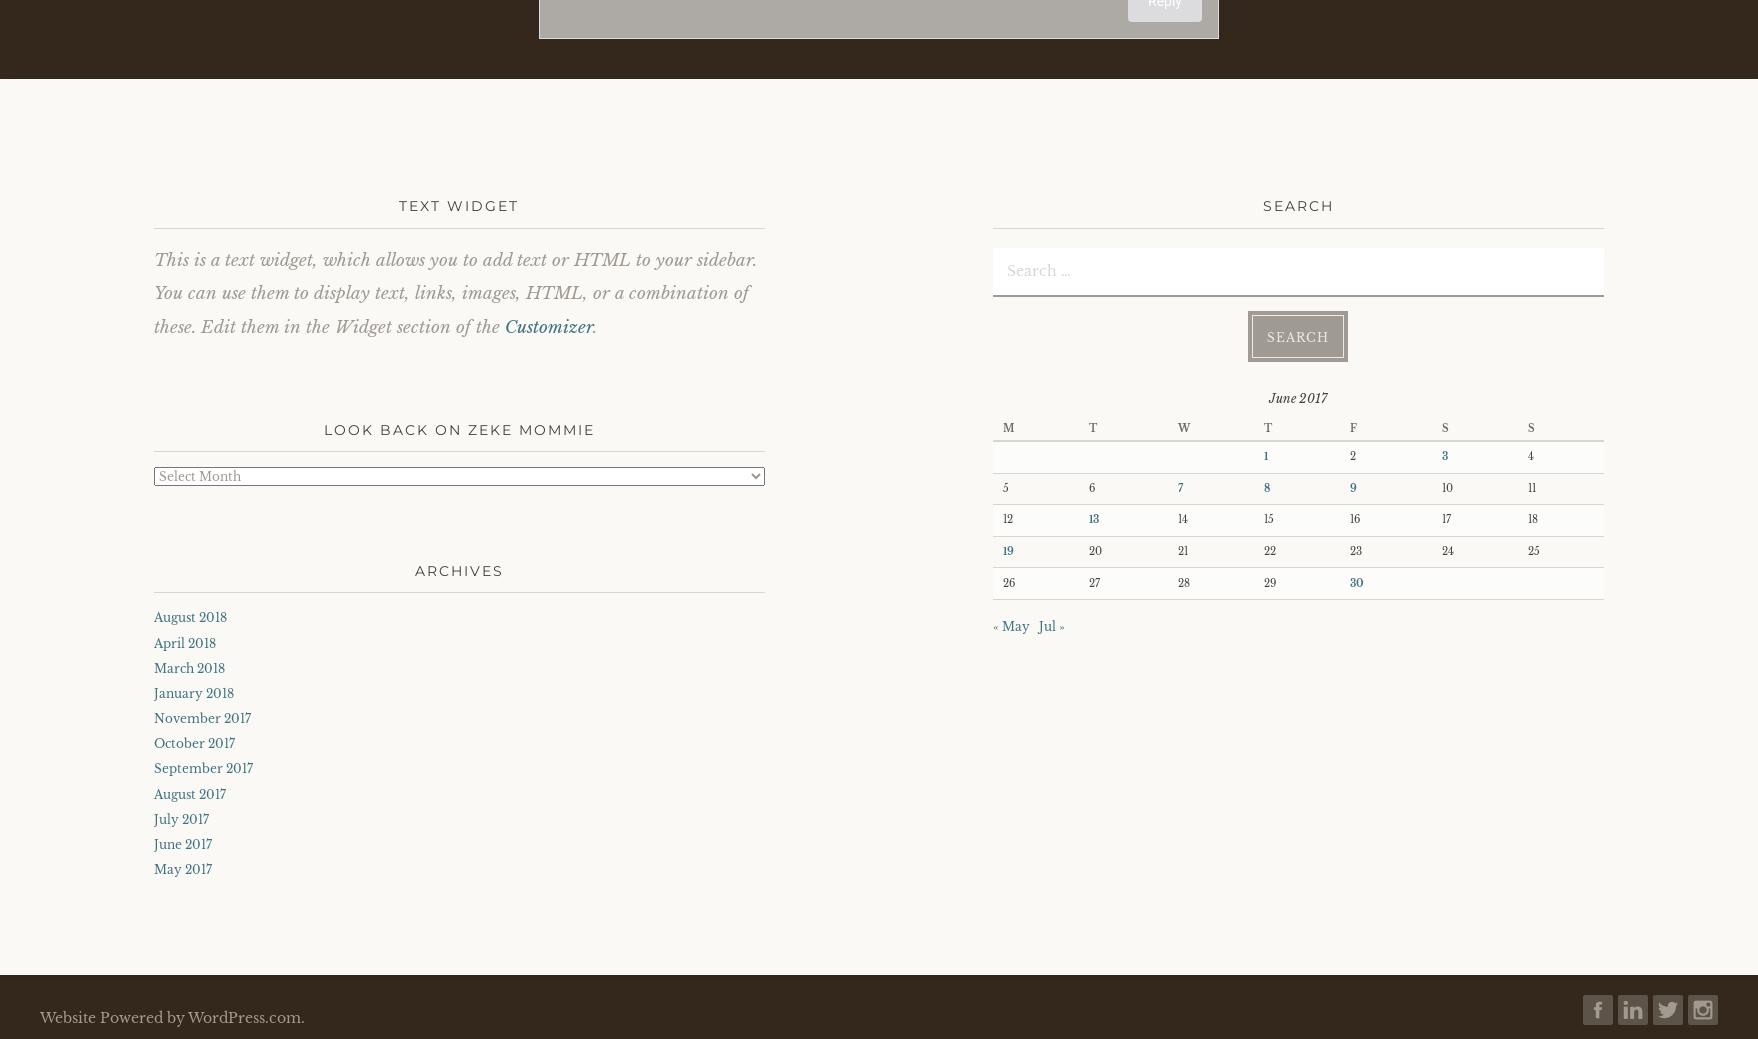  Describe the element at coordinates (1351, 455) in the screenshot. I see `'2'` at that location.